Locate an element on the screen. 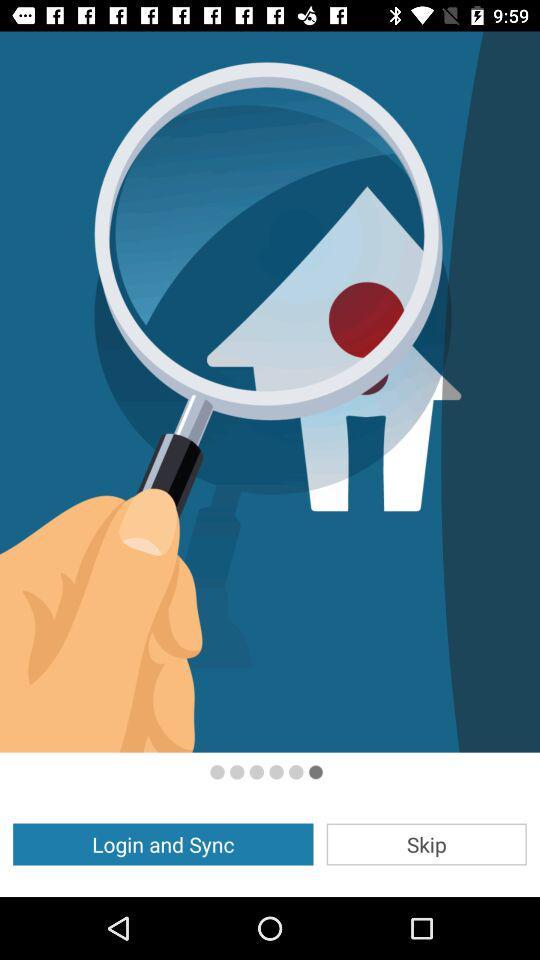 The height and width of the screenshot is (960, 540). the app at the bottom right corner is located at coordinates (425, 843).